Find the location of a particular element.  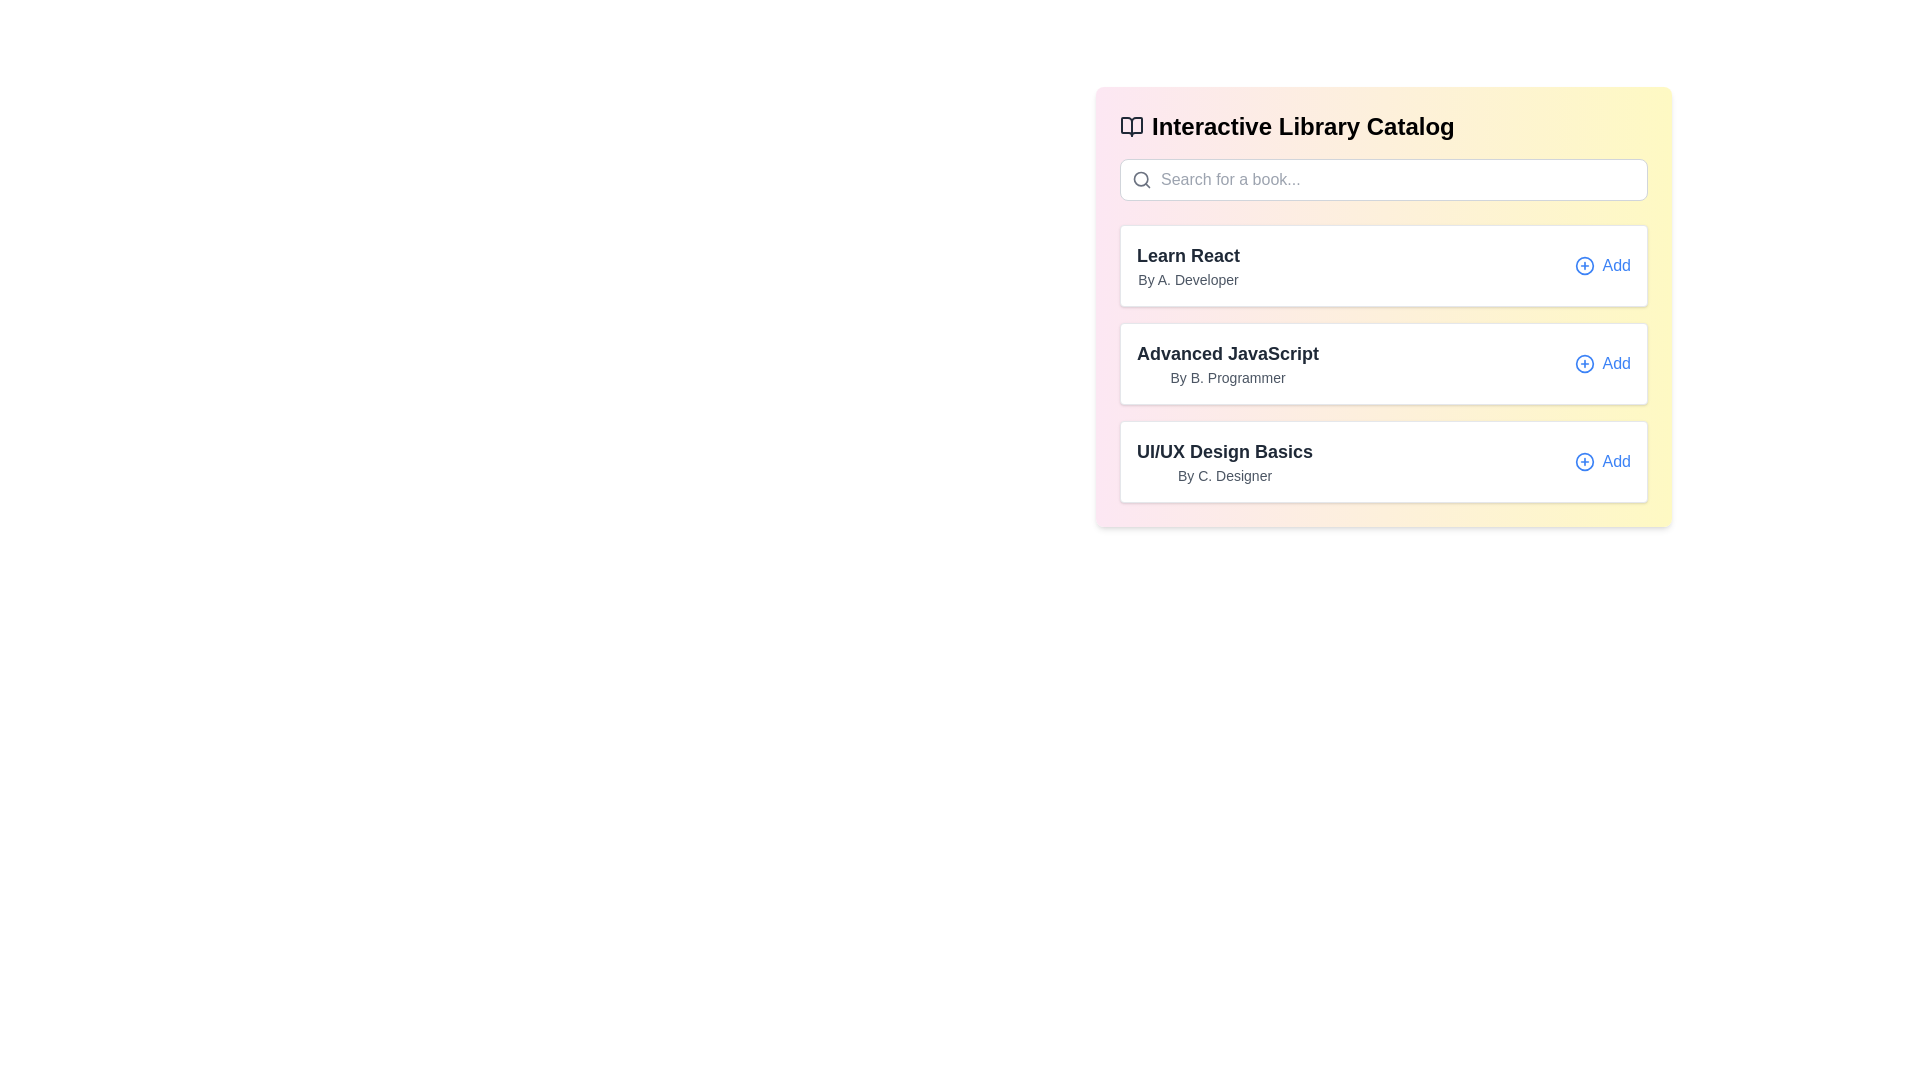

the SVG Circle element indirectly by clicking on the 'Add' button area next to the 'Advanced JavaScript' list item is located at coordinates (1583, 363).